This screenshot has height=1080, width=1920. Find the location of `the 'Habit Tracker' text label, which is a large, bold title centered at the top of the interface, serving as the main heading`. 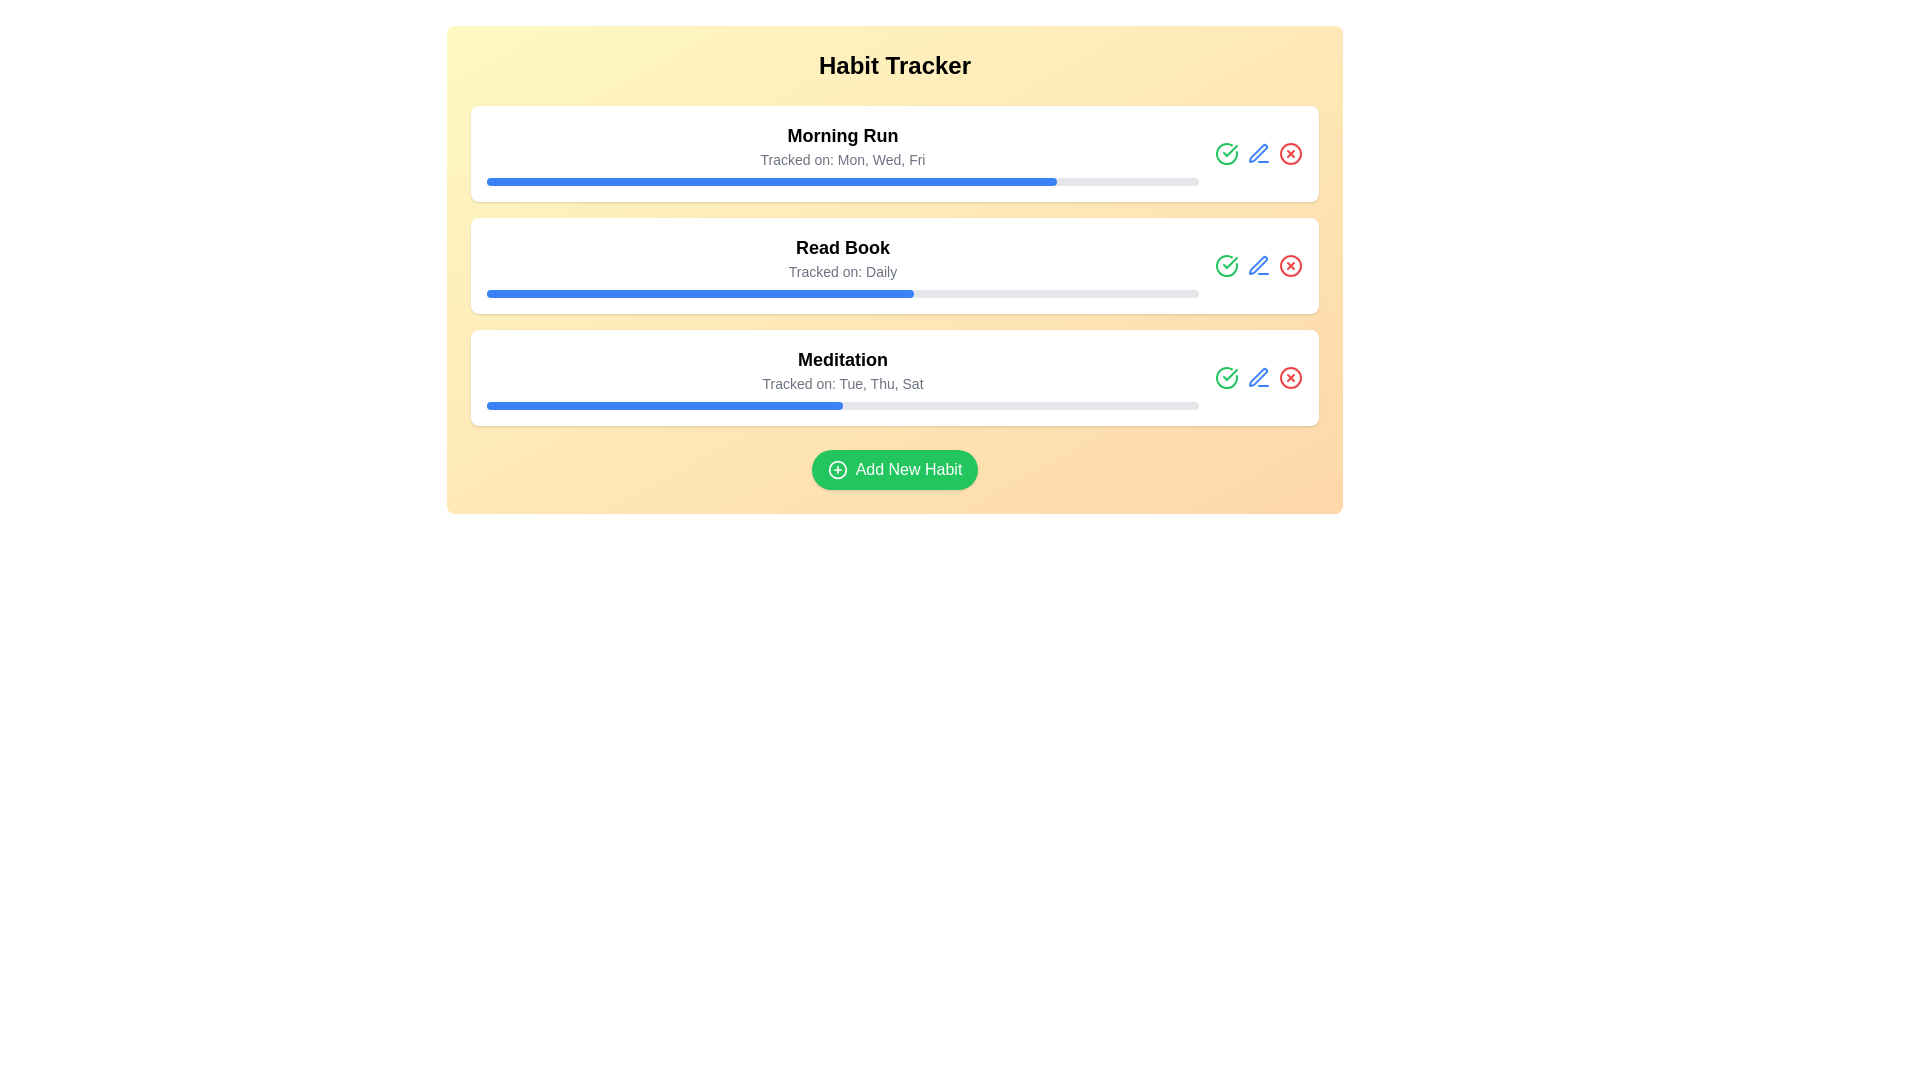

the 'Habit Tracker' text label, which is a large, bold title centered at the top of the interface, serving as the main heading is located at coordinates (893, 64).